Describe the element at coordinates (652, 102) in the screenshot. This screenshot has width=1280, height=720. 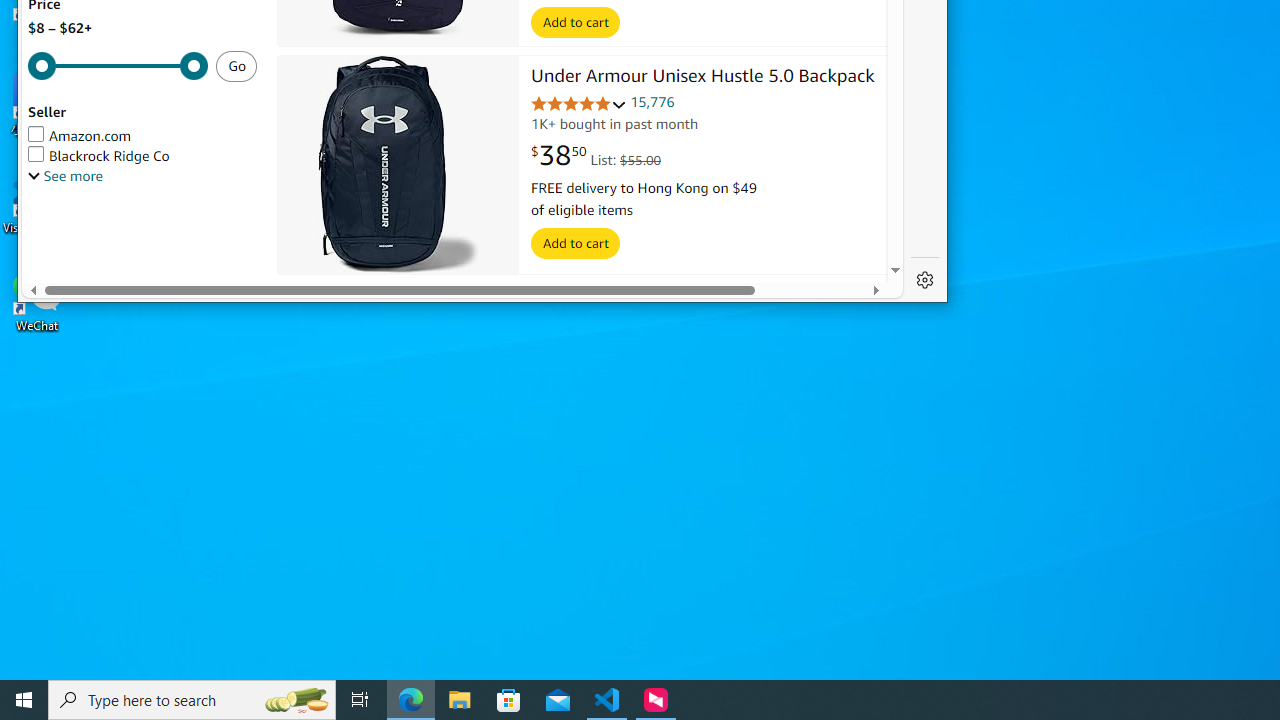
I see `'15,776'` at that location.